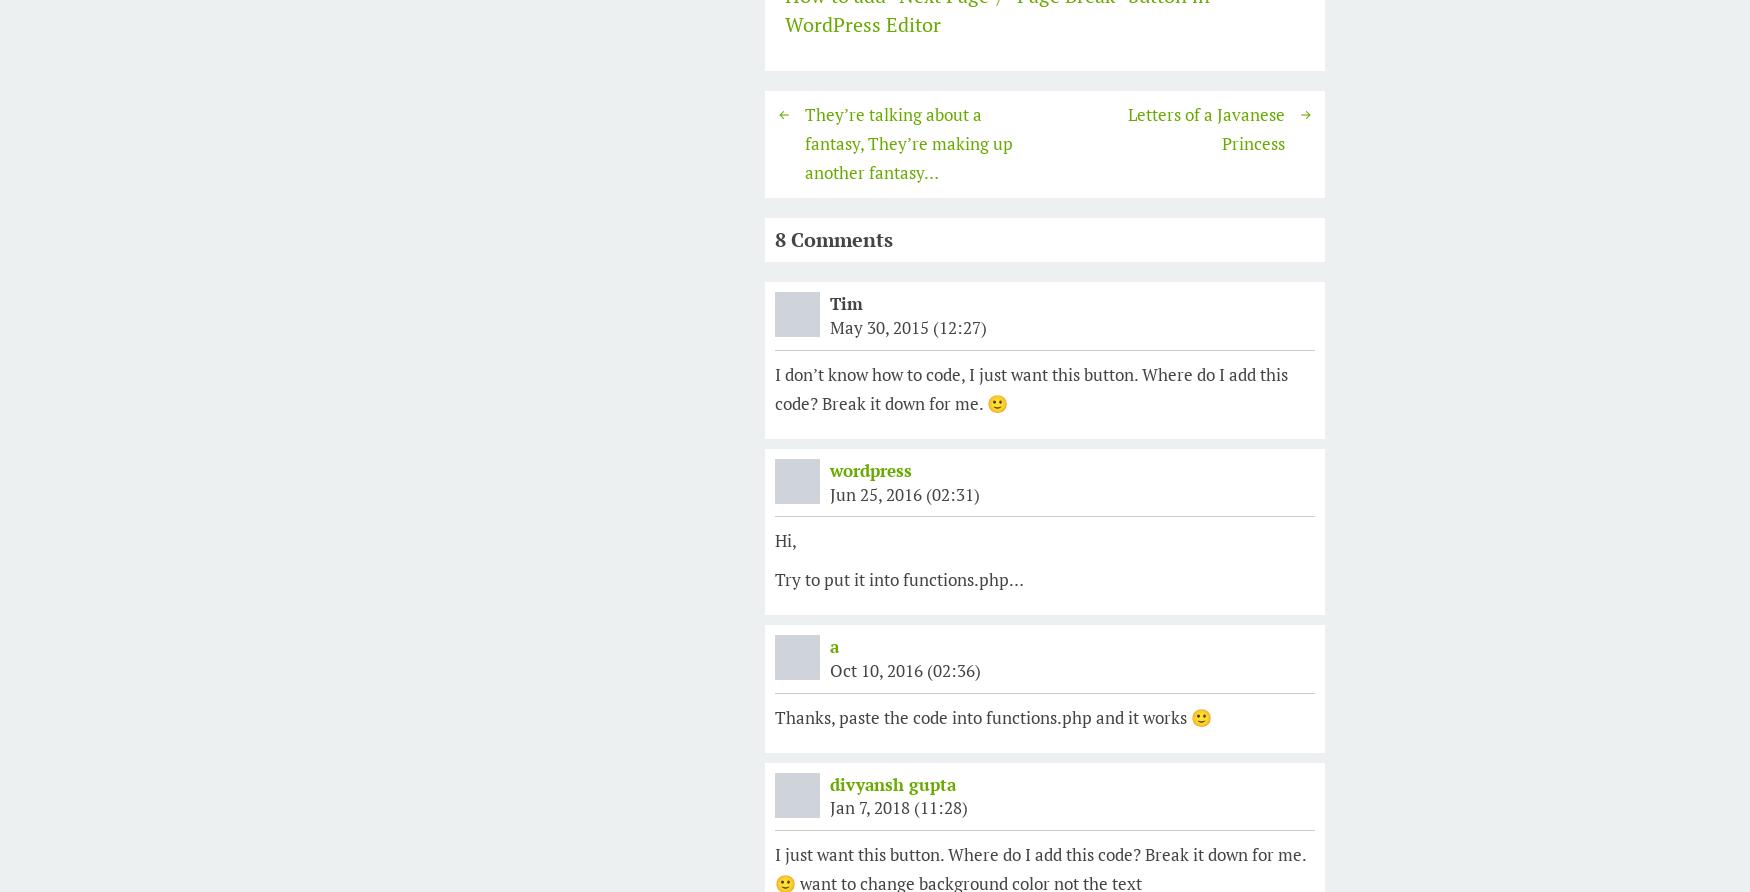 This screenshot has height=892, width=1750. What do you see at coordinates (903, 493) in the screenshot?
I see `'Jun 25, 2016 (02:31)'` at bounding box center [903, 493].